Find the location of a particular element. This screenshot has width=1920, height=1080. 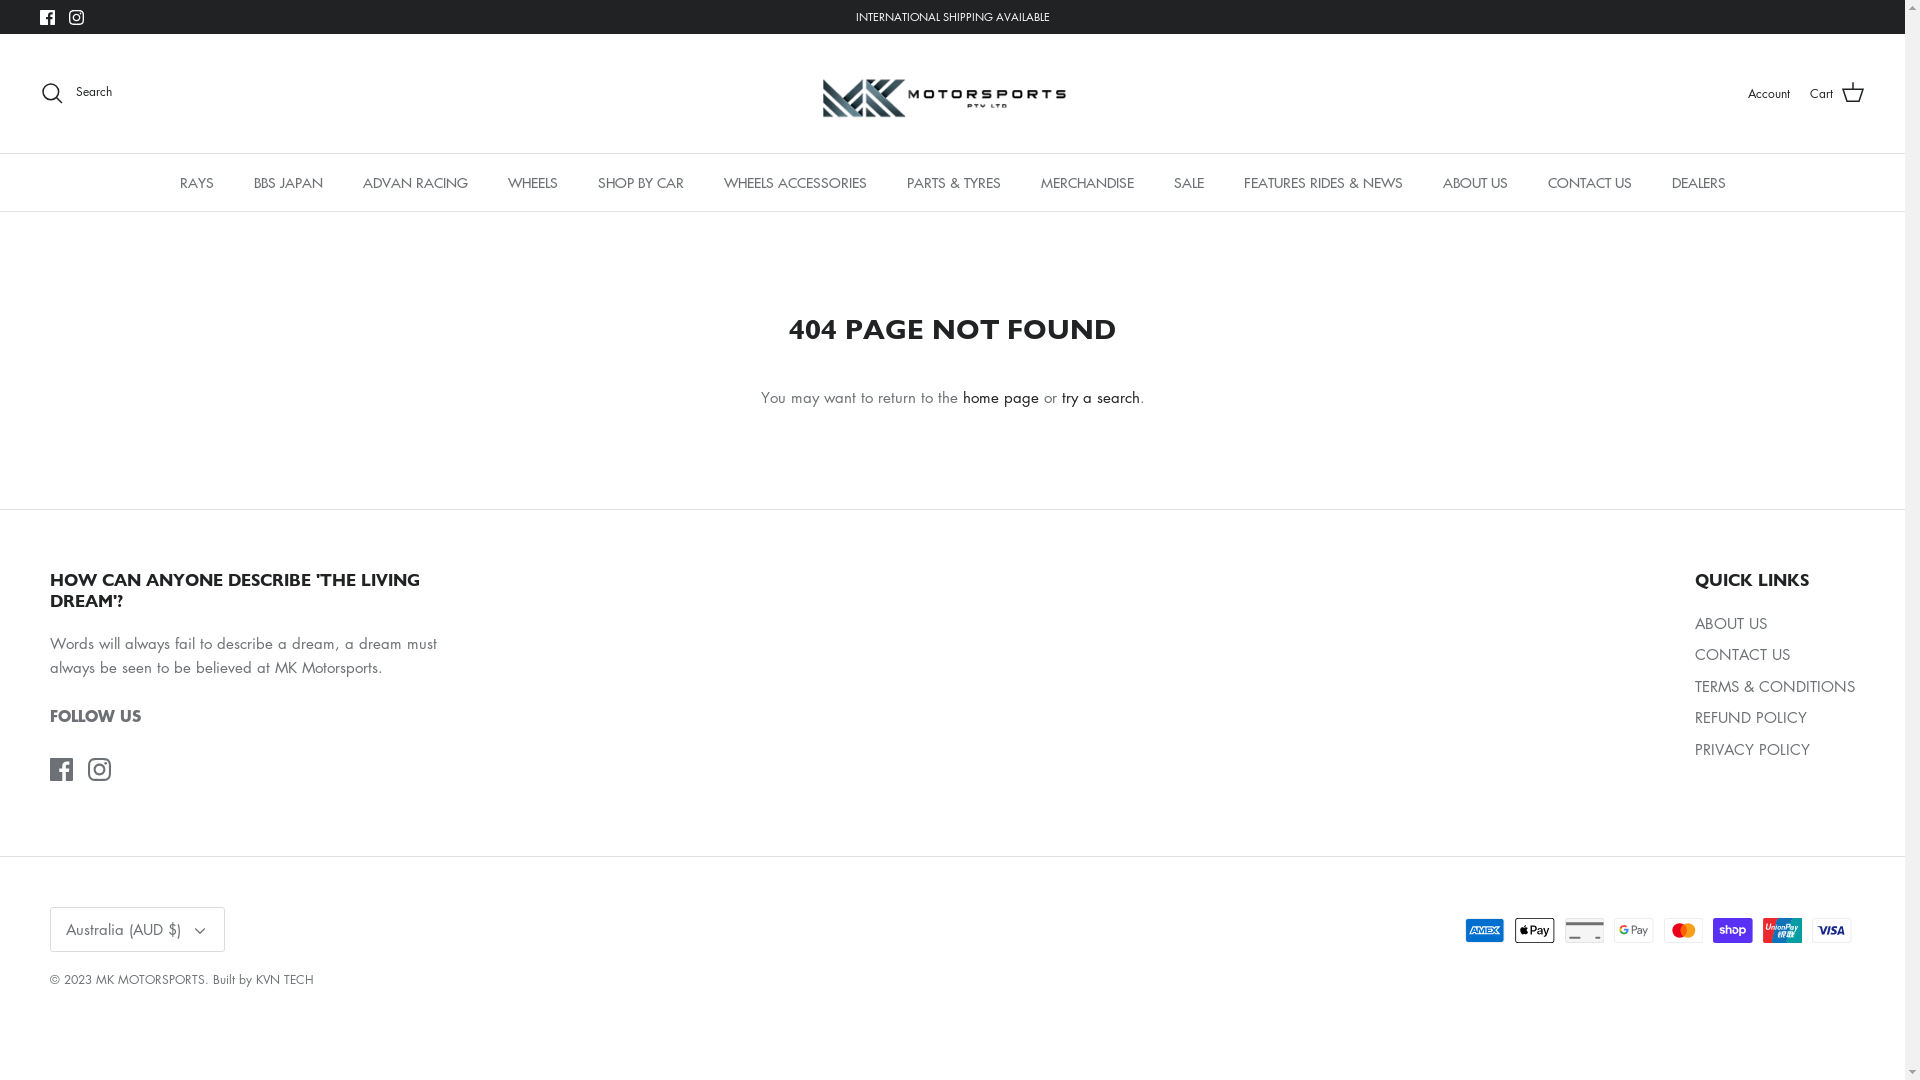

'Facebook' is located at coordinates (61, 768).